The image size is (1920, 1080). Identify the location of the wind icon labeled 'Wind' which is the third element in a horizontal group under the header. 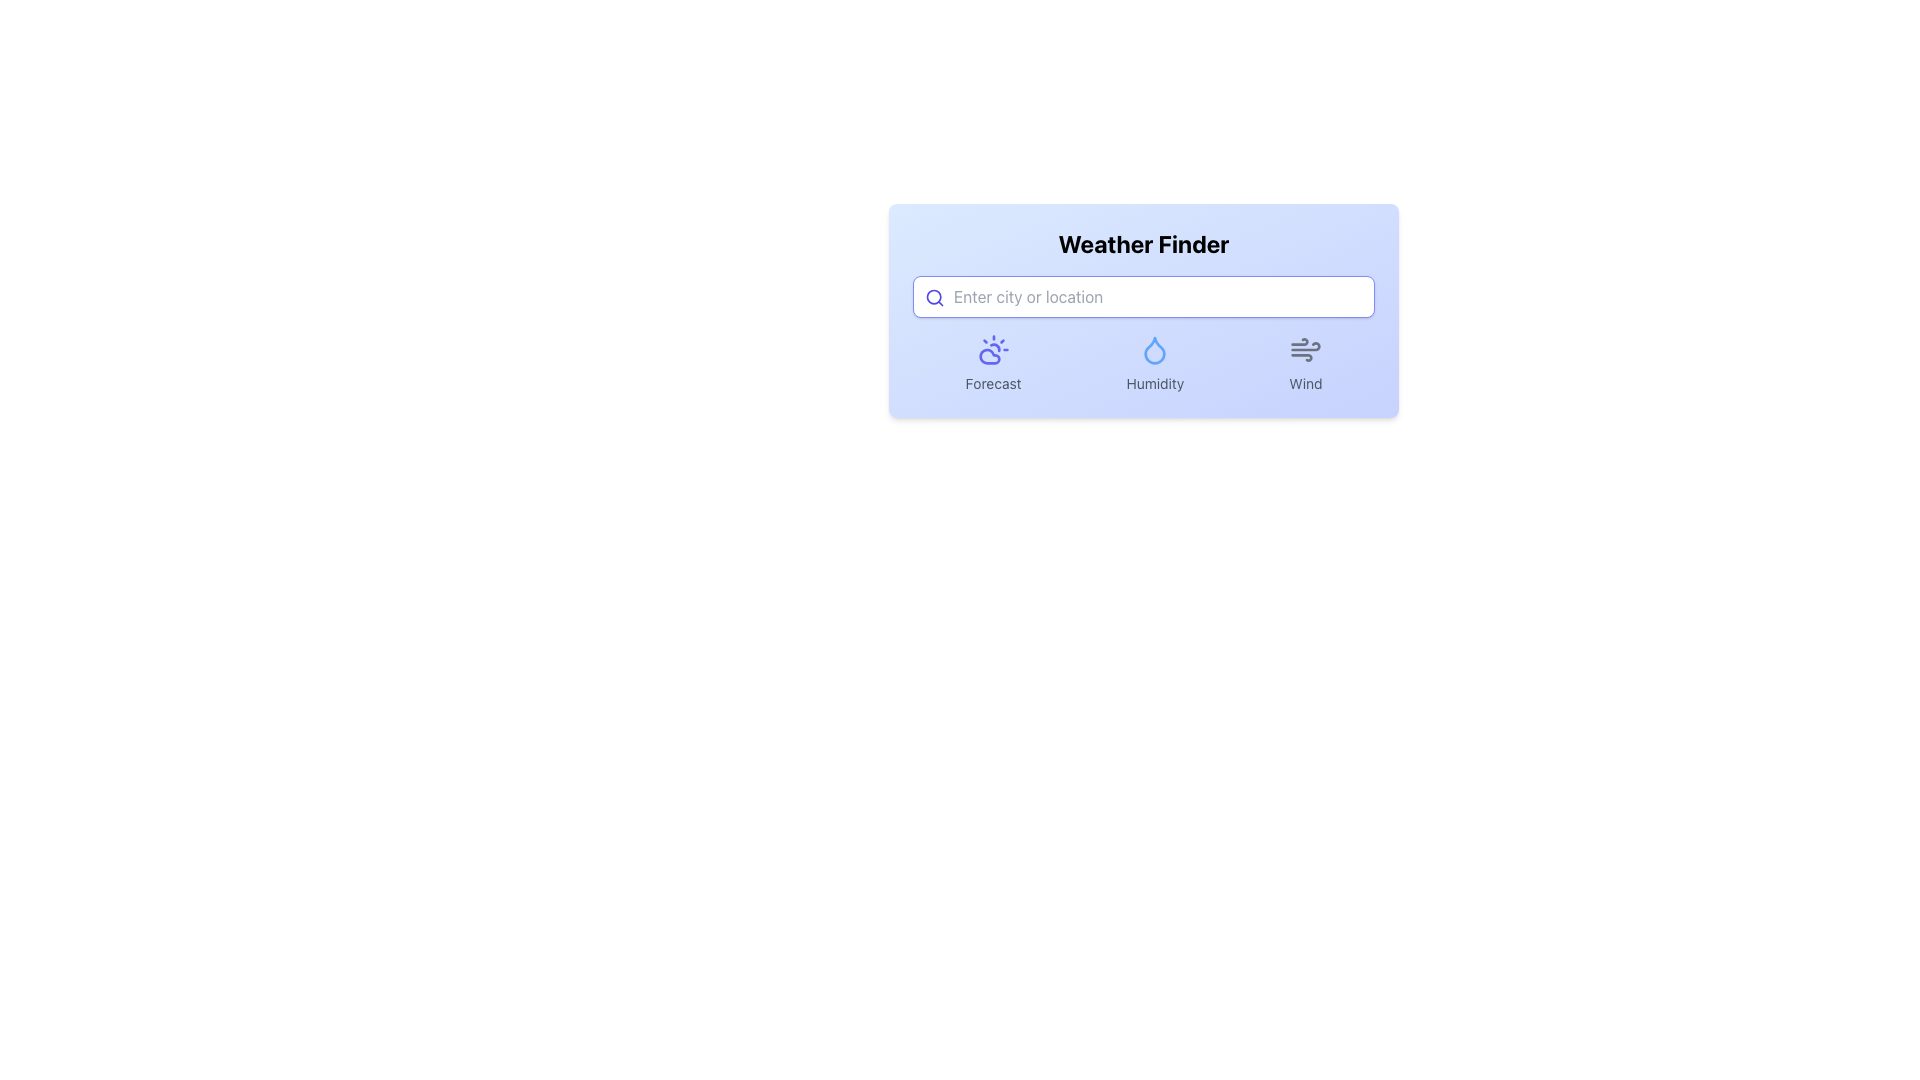
(1305, 363).